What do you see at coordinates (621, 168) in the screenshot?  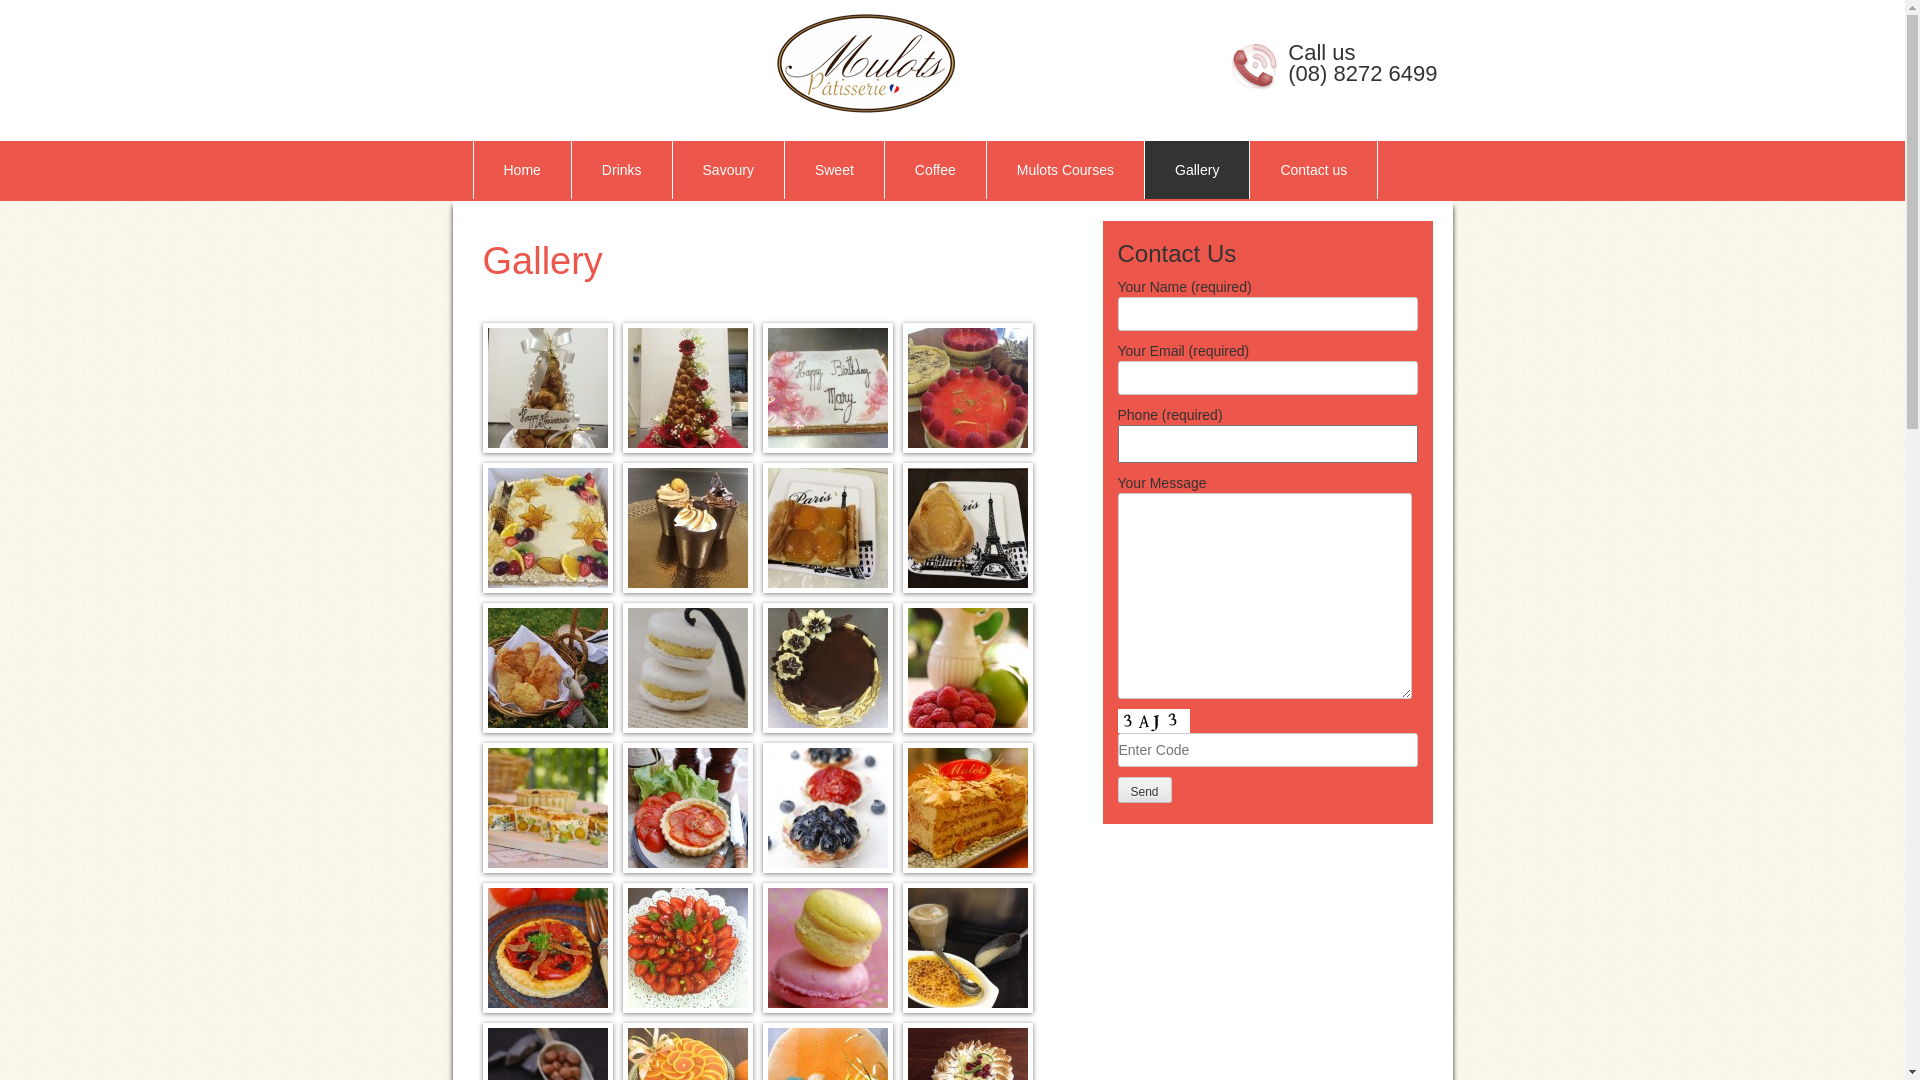 I see `'Drinks'` at bounding box center [621, 168].